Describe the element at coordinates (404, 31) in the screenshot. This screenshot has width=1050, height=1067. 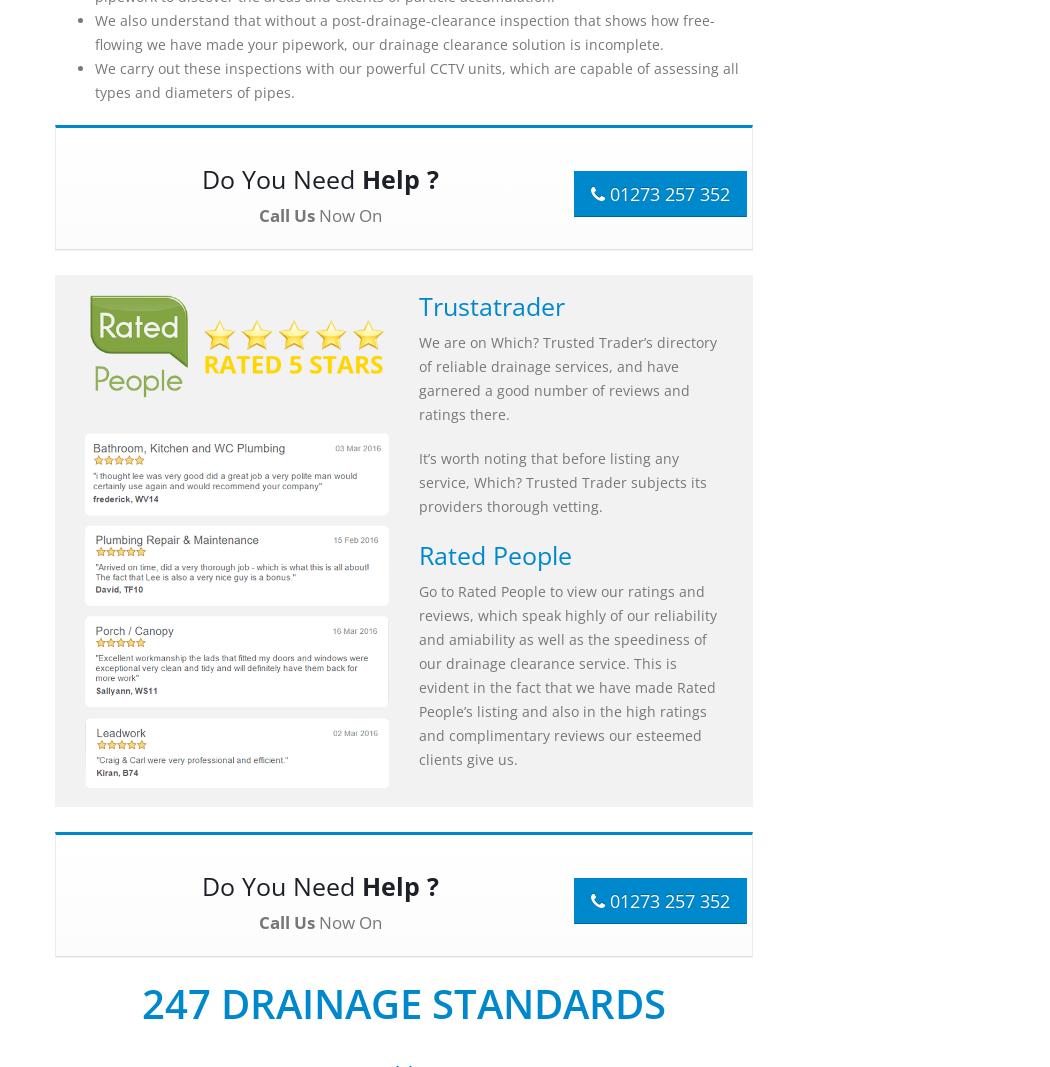
I see `'We also understand that without a post-drainage-clearance inspection that shows how free-flowing we have made your pipework, our drainage clearance solution is incomplete.'` at that location.